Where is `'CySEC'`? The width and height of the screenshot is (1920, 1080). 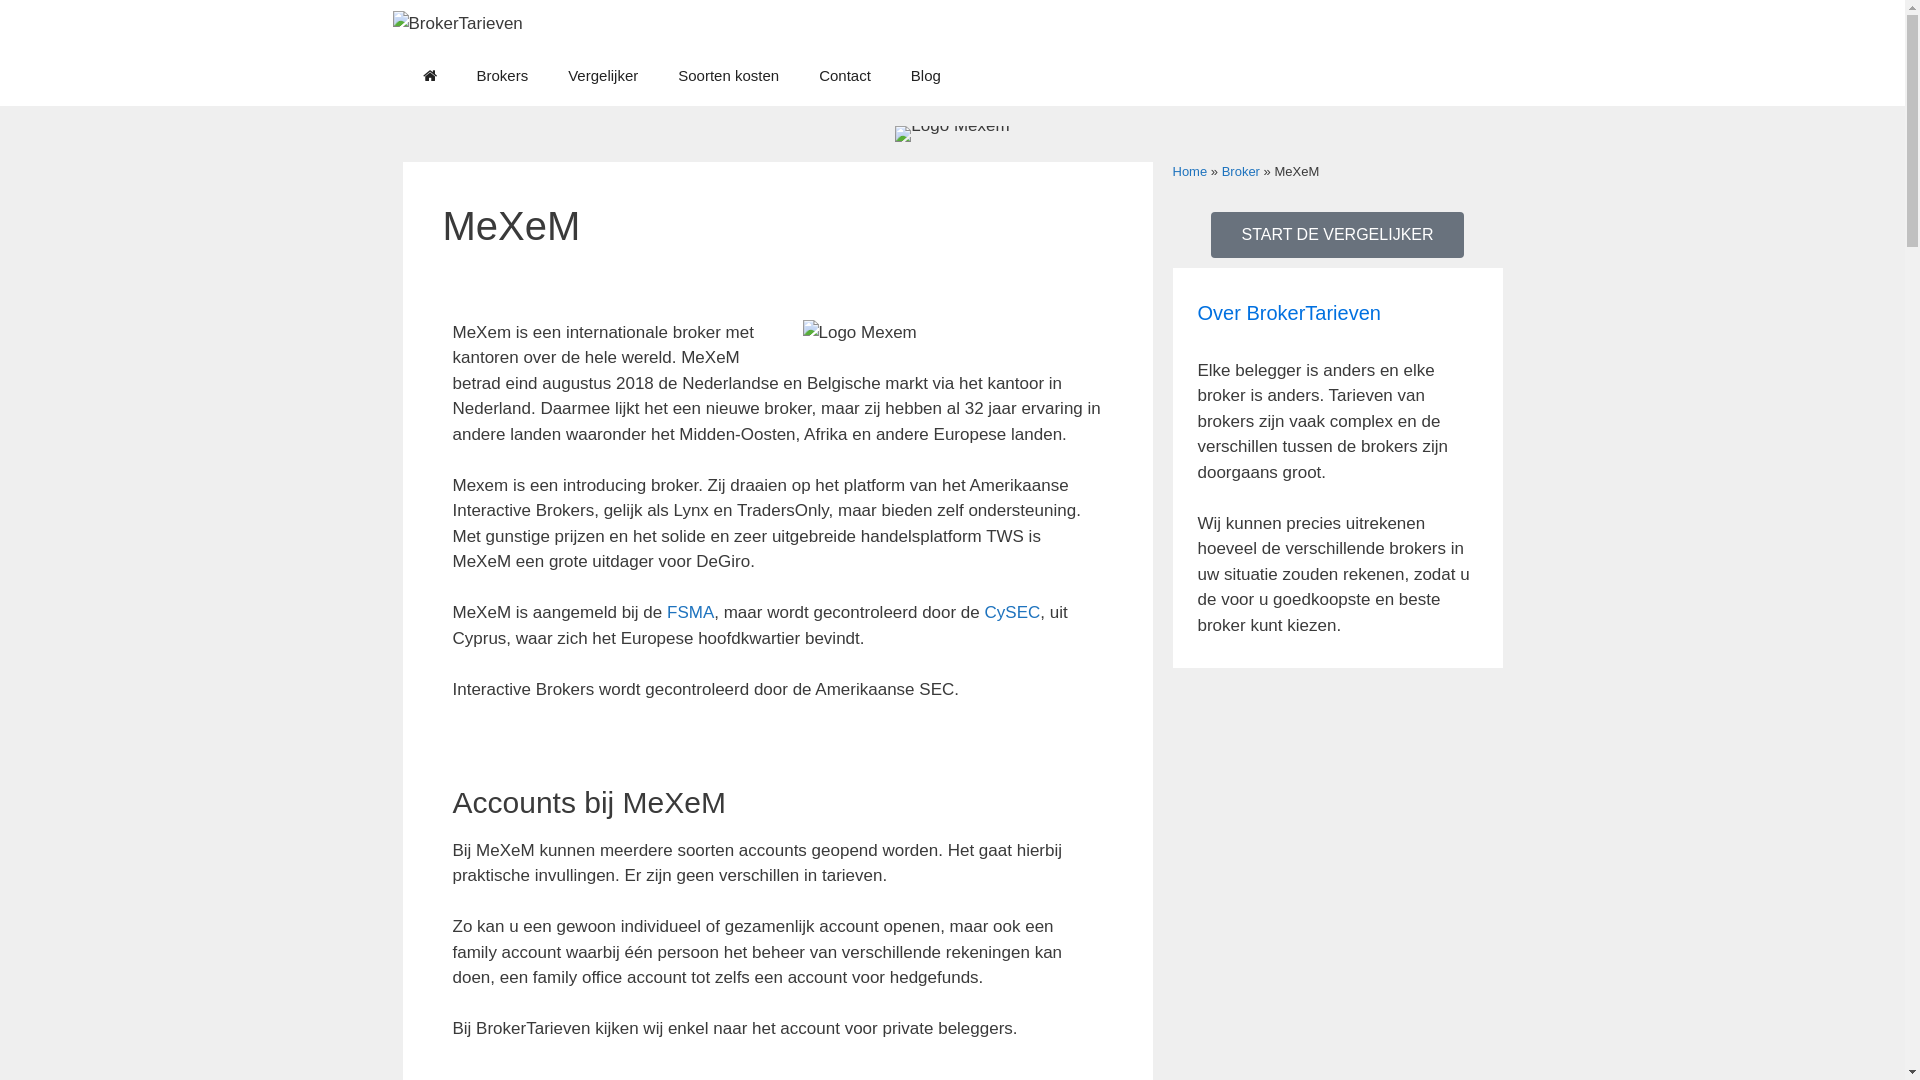 'CySEC' is located at coordinates (984, 611).